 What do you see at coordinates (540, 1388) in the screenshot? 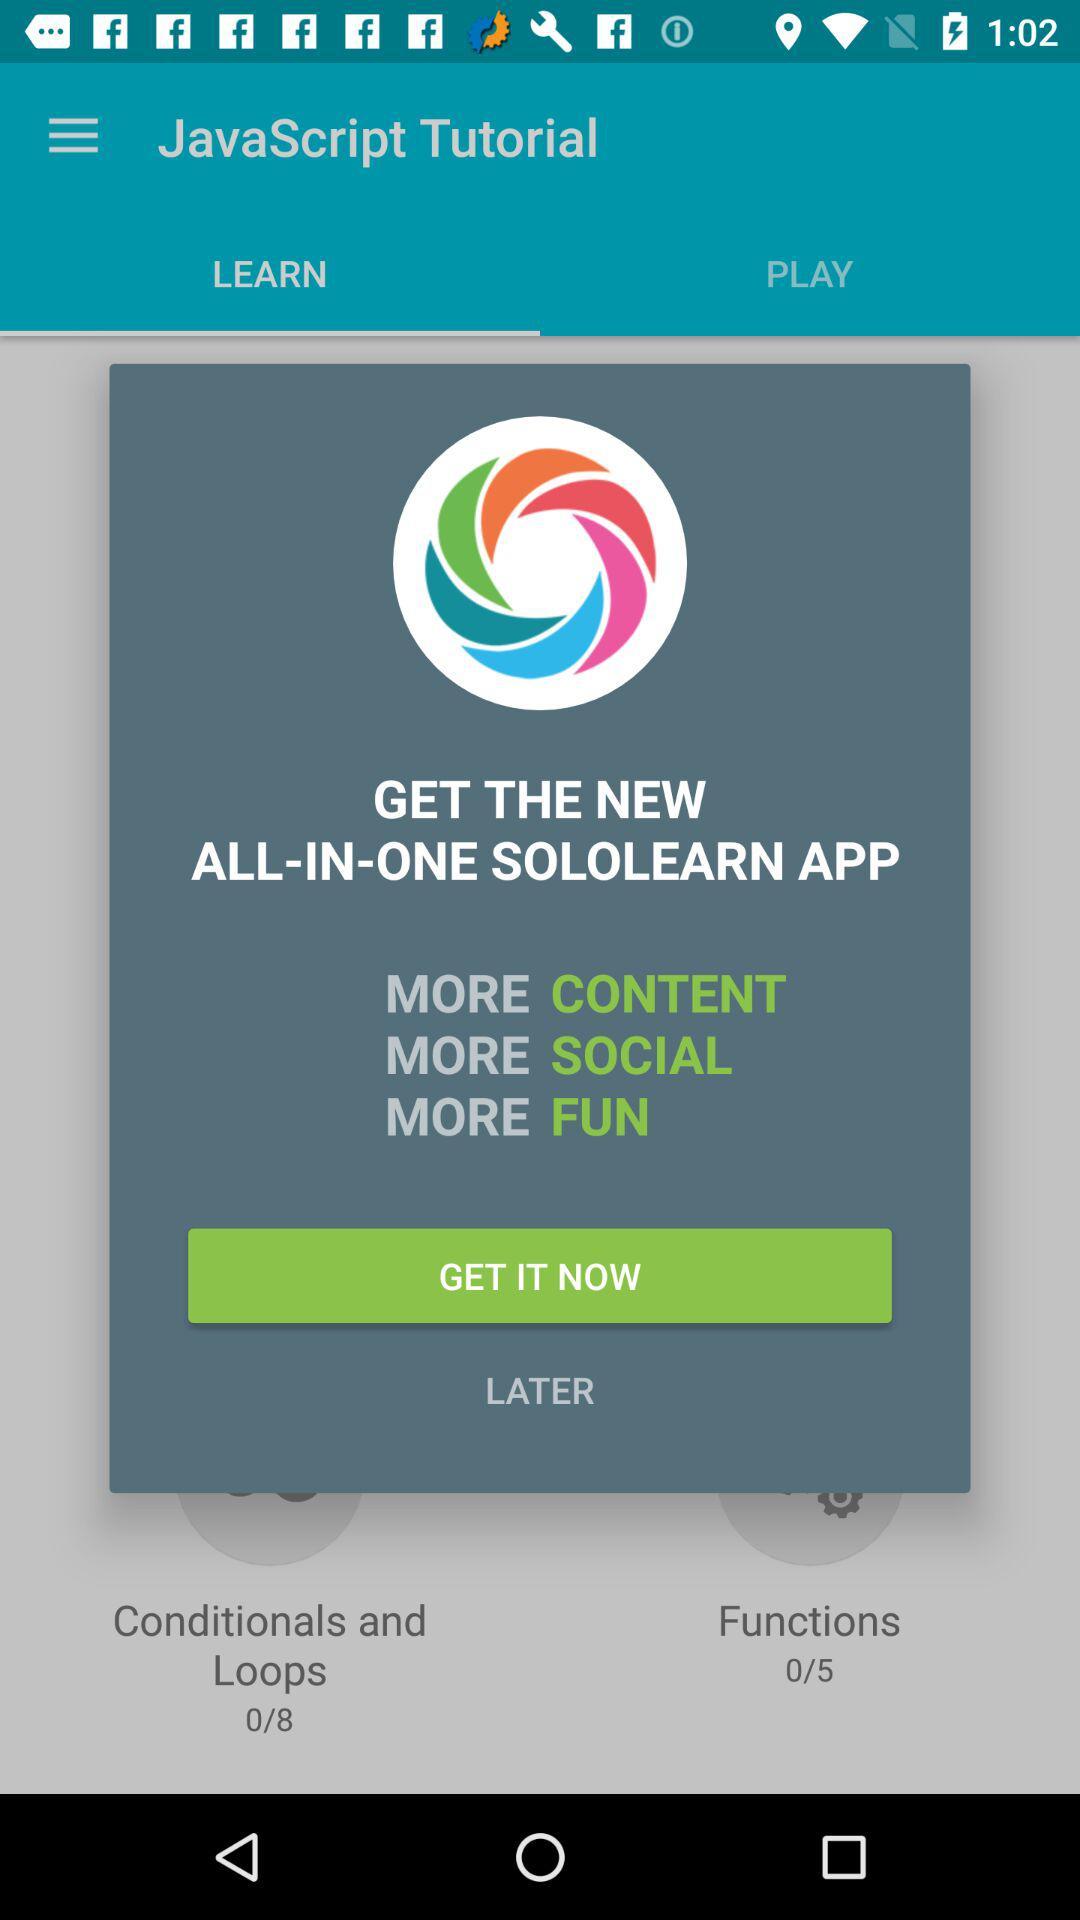
I see `the later` at bounding box center [540, 1388].